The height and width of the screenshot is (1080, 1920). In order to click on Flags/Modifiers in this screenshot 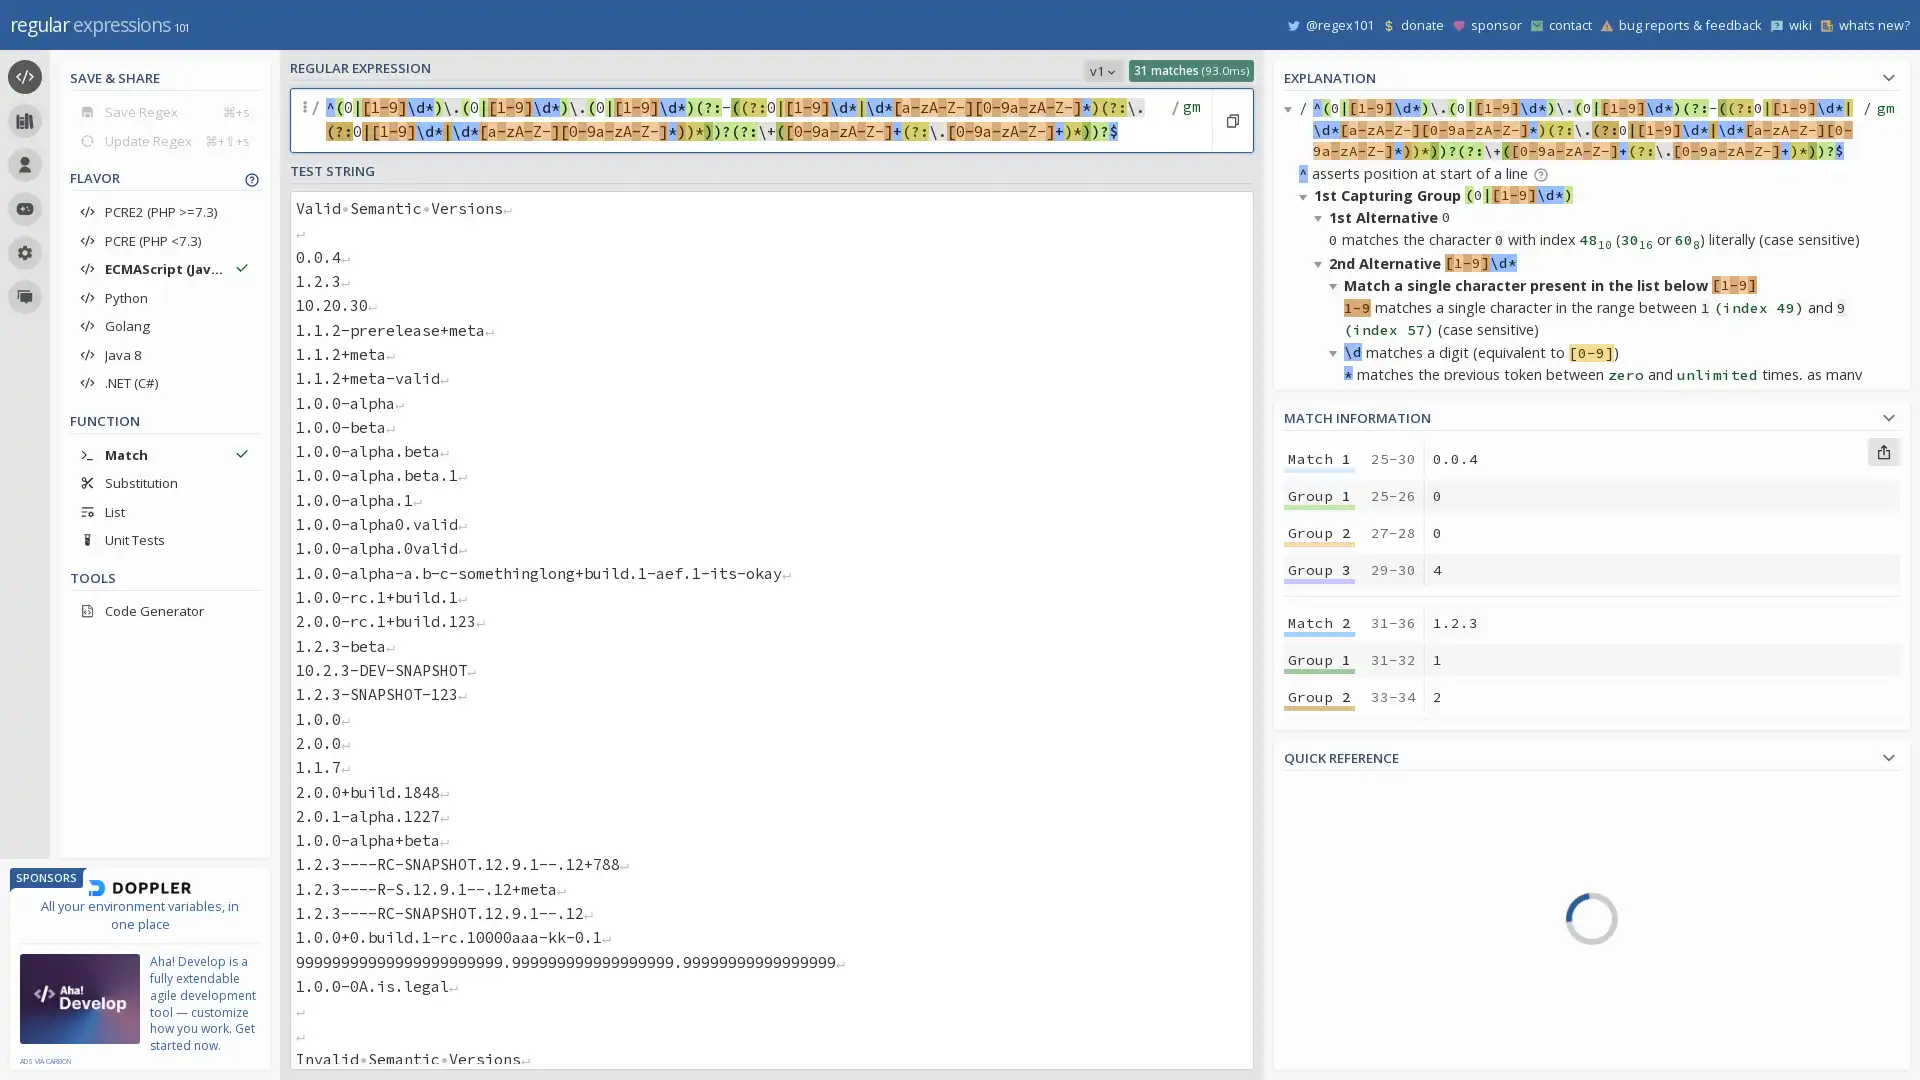, I will do `click(1377, 1056)`.